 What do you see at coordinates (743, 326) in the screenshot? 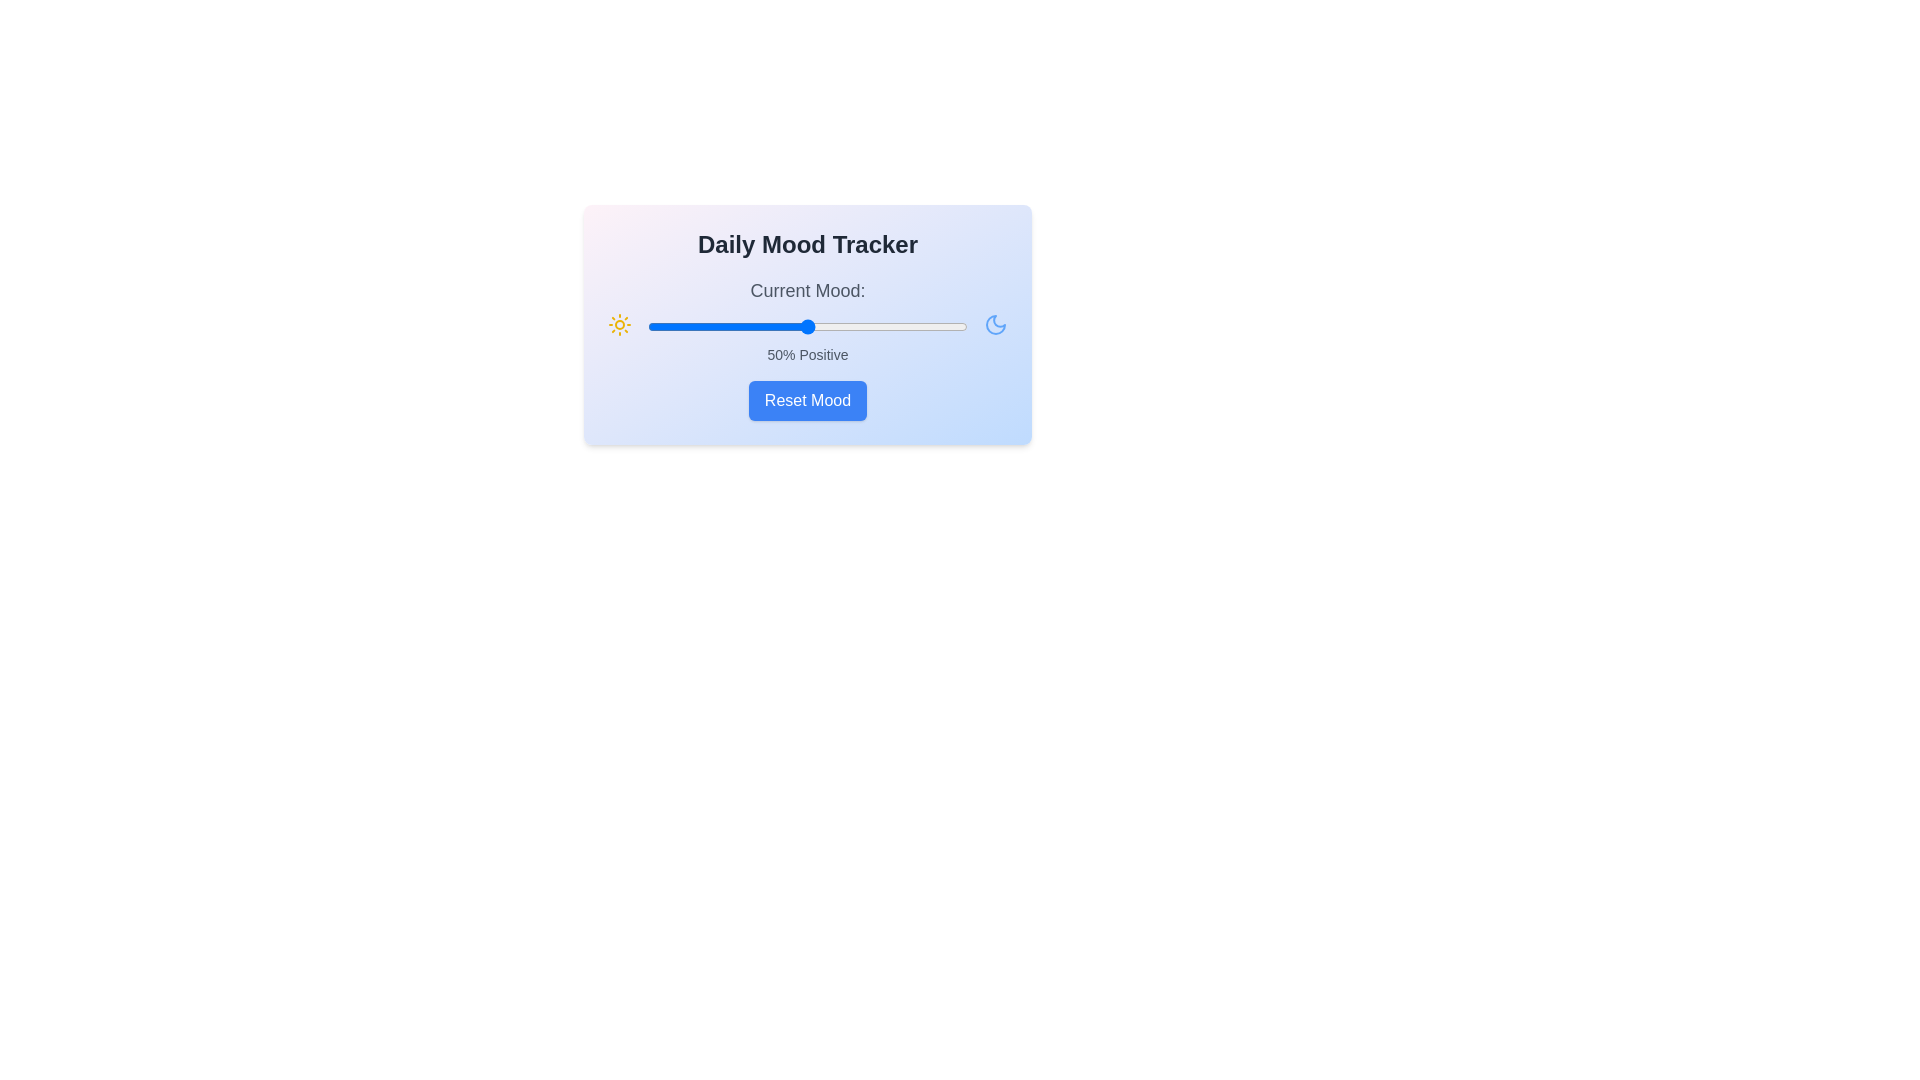
I see `mood rating` at bounding box center [743, 326].